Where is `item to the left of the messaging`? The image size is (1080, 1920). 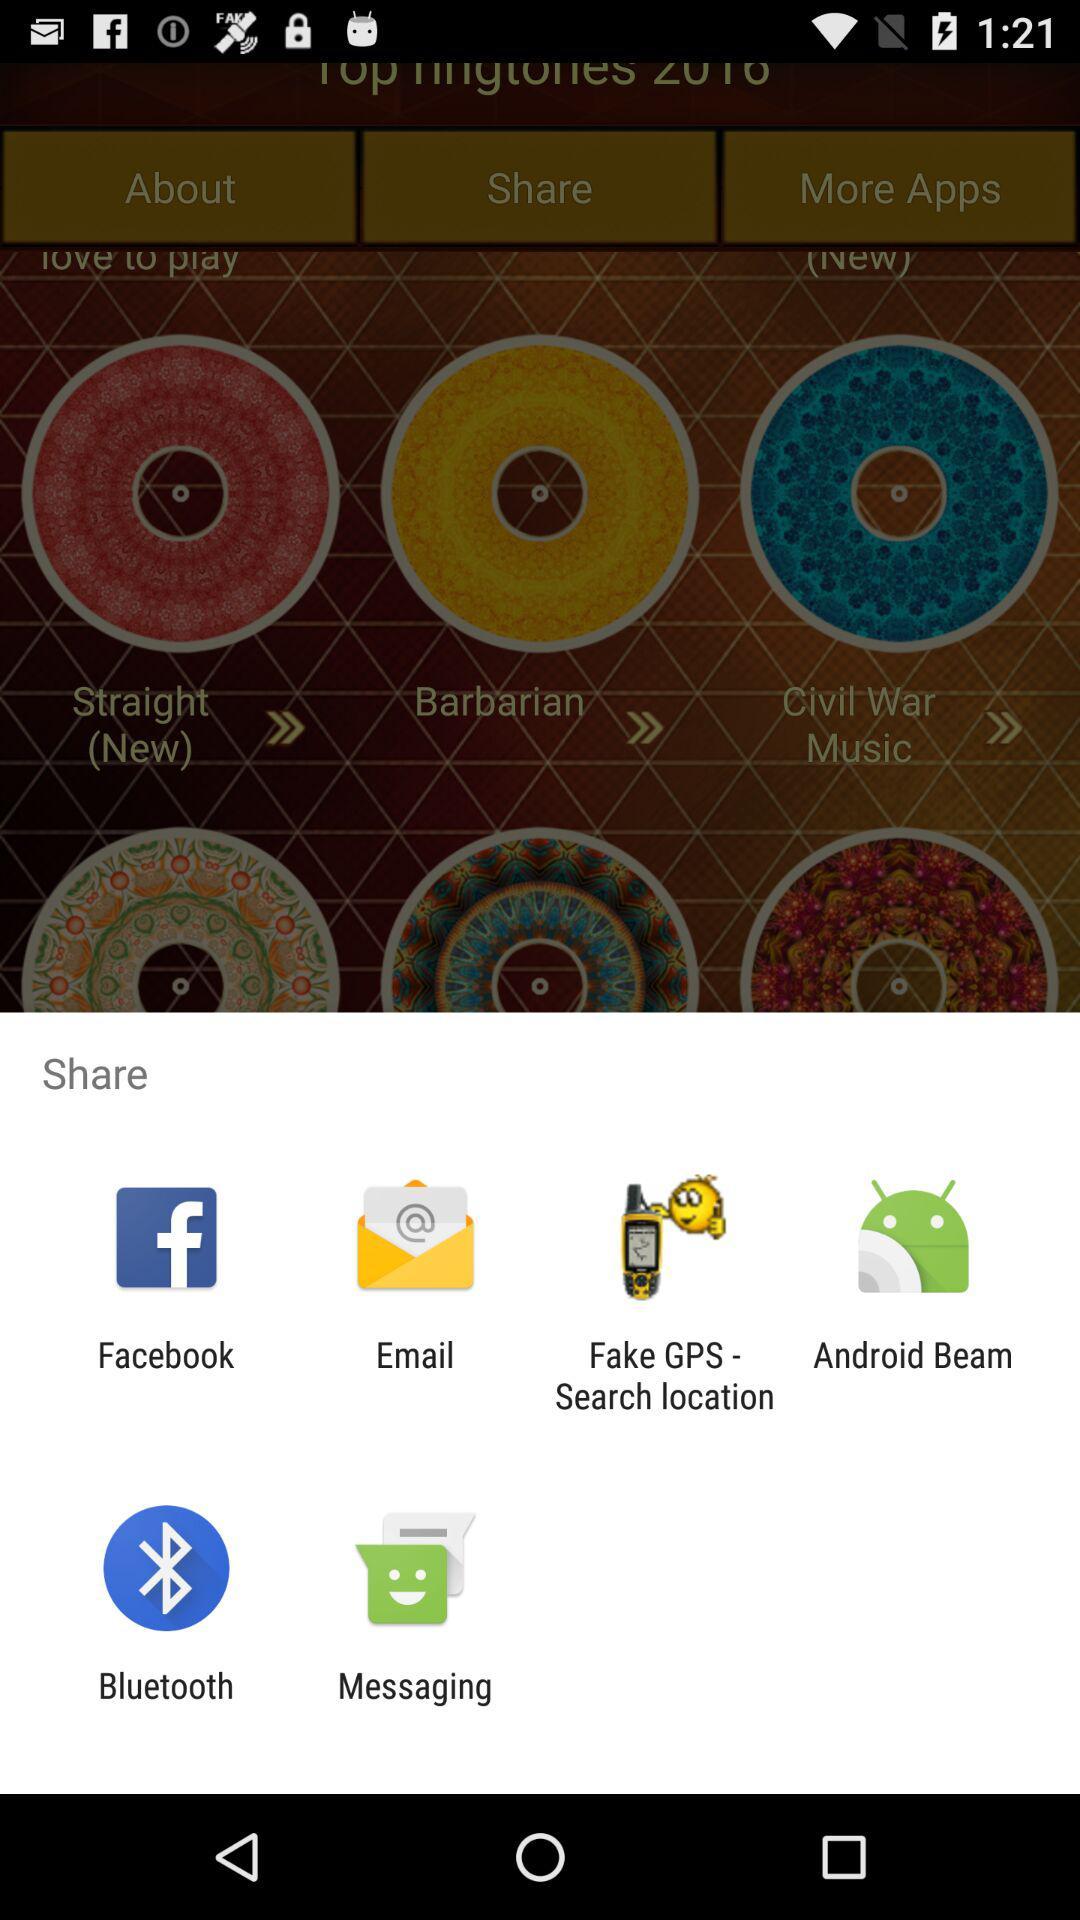 item to the left of the messaging is located at coordinates (165, 1705).